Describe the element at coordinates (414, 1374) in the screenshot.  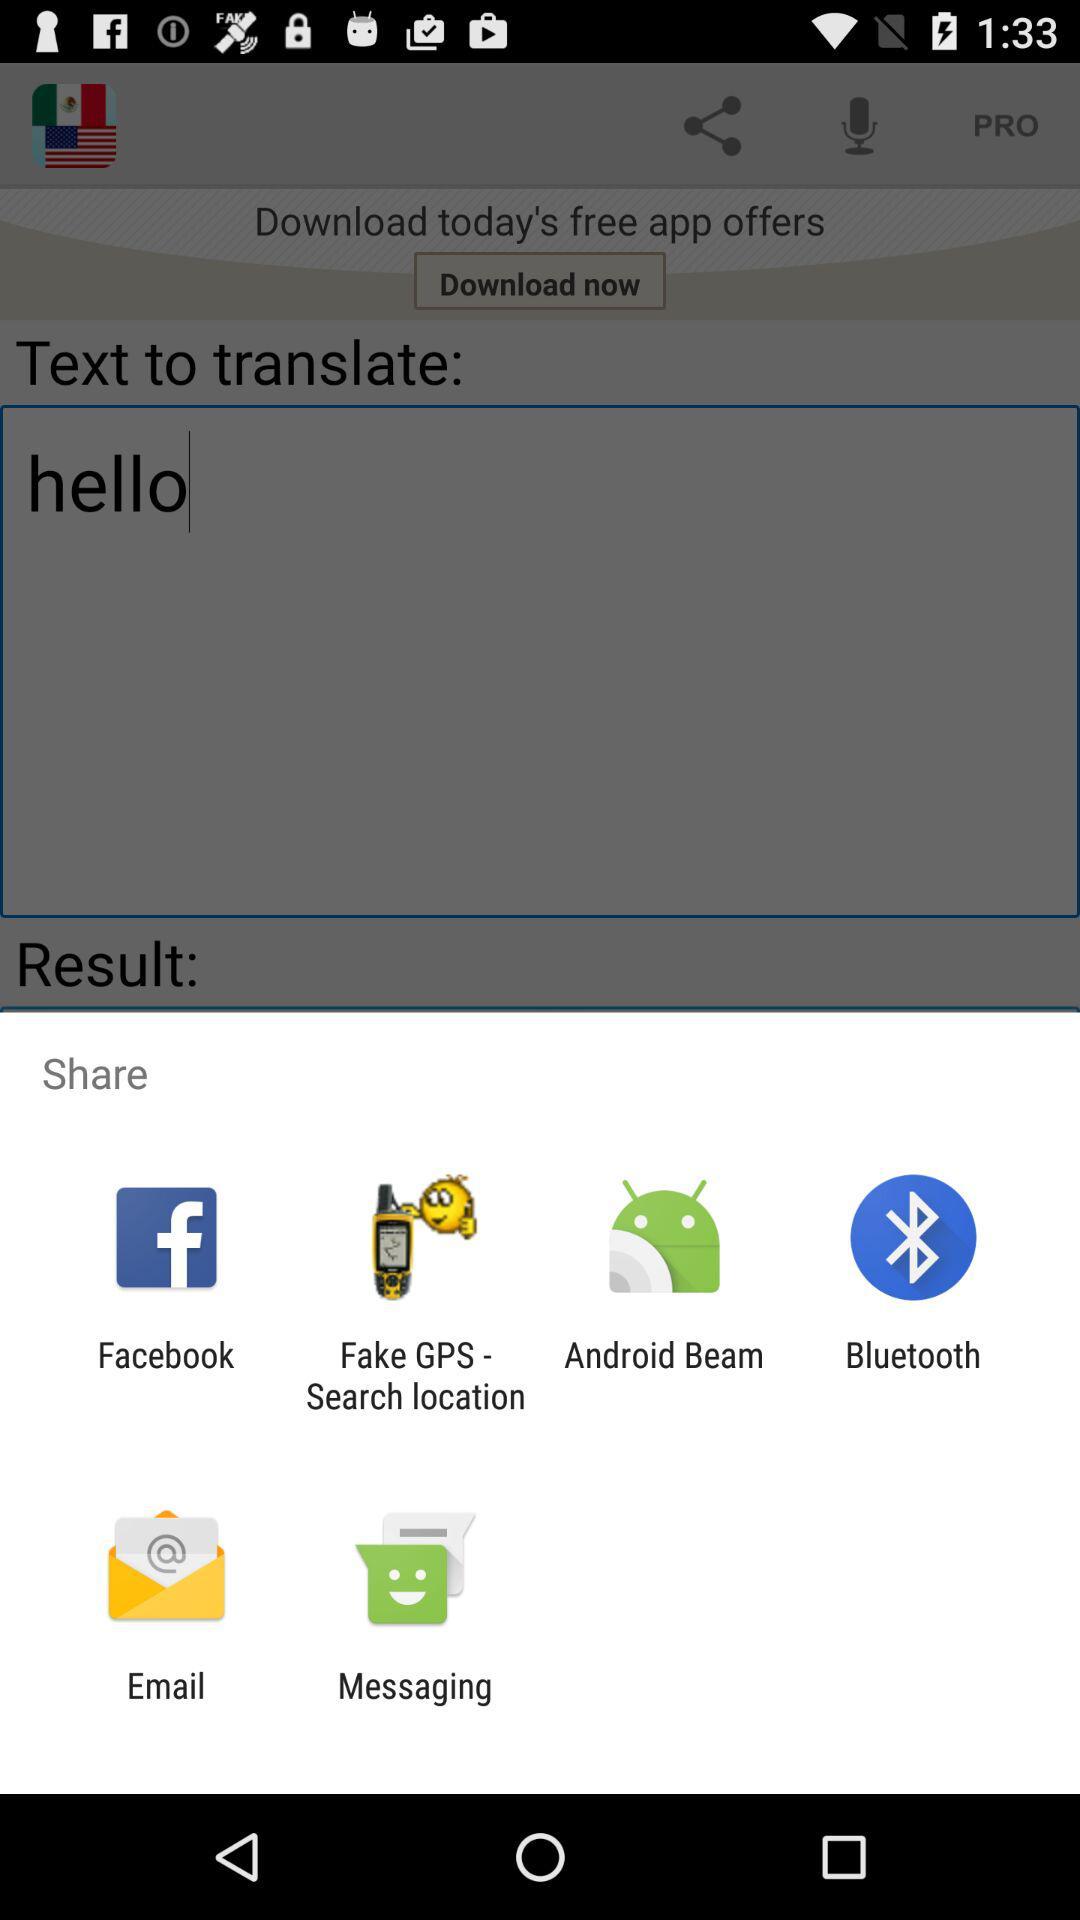
I see `the app next to facebook item` at that location.